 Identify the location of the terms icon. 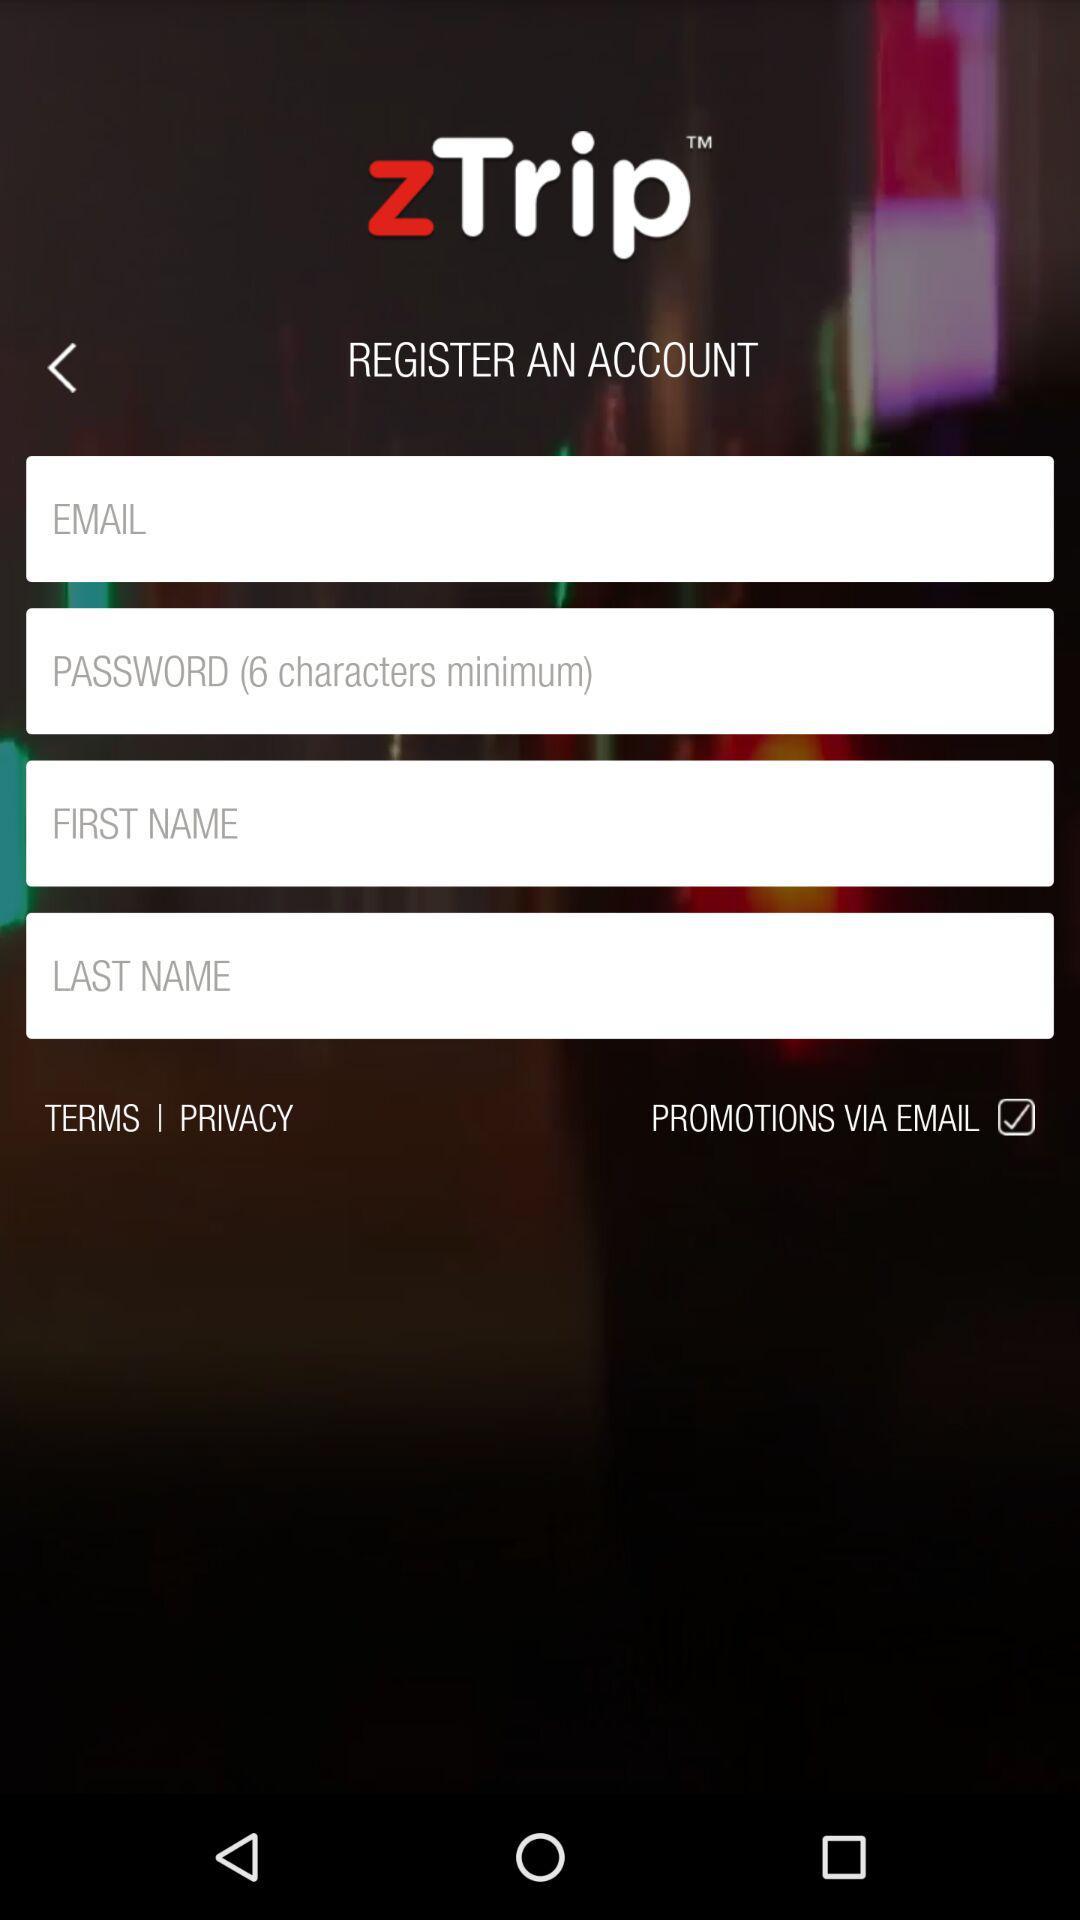
(92, 1116).